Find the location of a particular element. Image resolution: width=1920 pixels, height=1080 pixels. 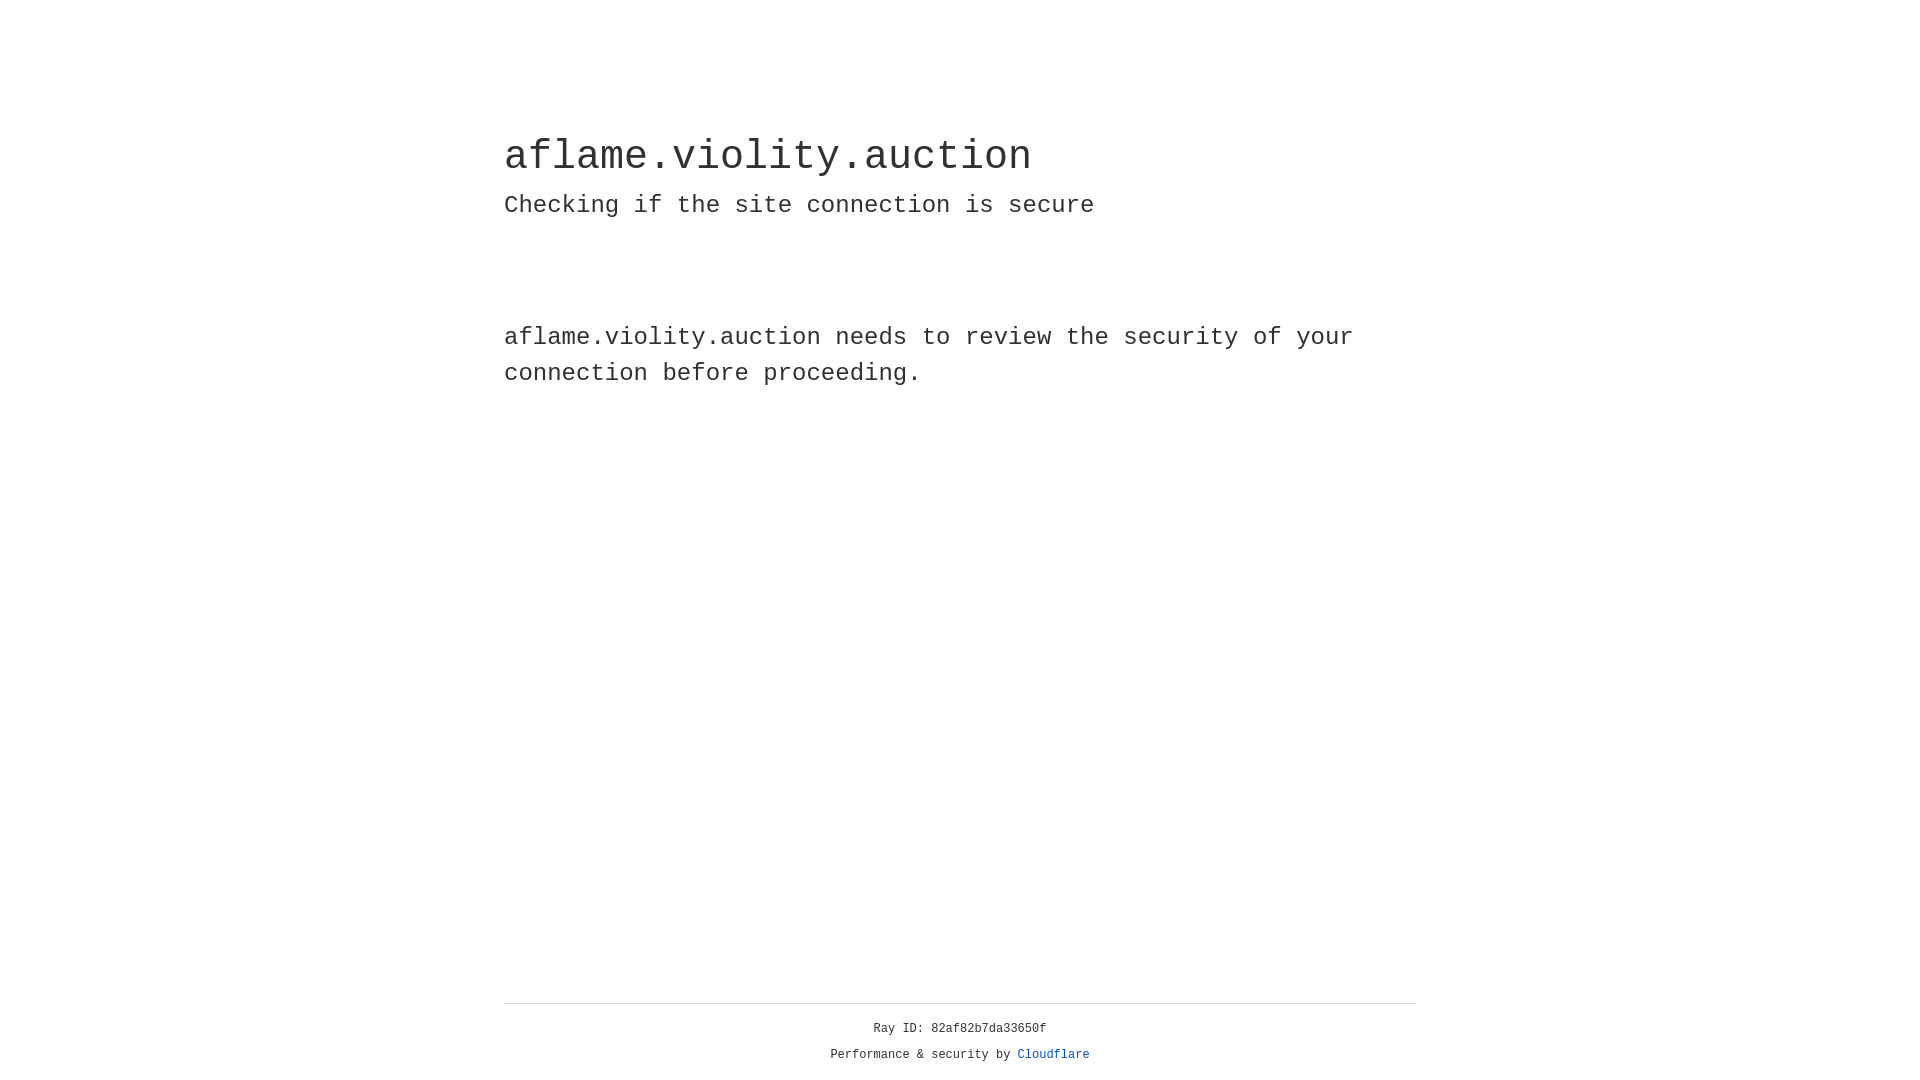

'Cloudflare' is located at coordinates (1053, 1054).